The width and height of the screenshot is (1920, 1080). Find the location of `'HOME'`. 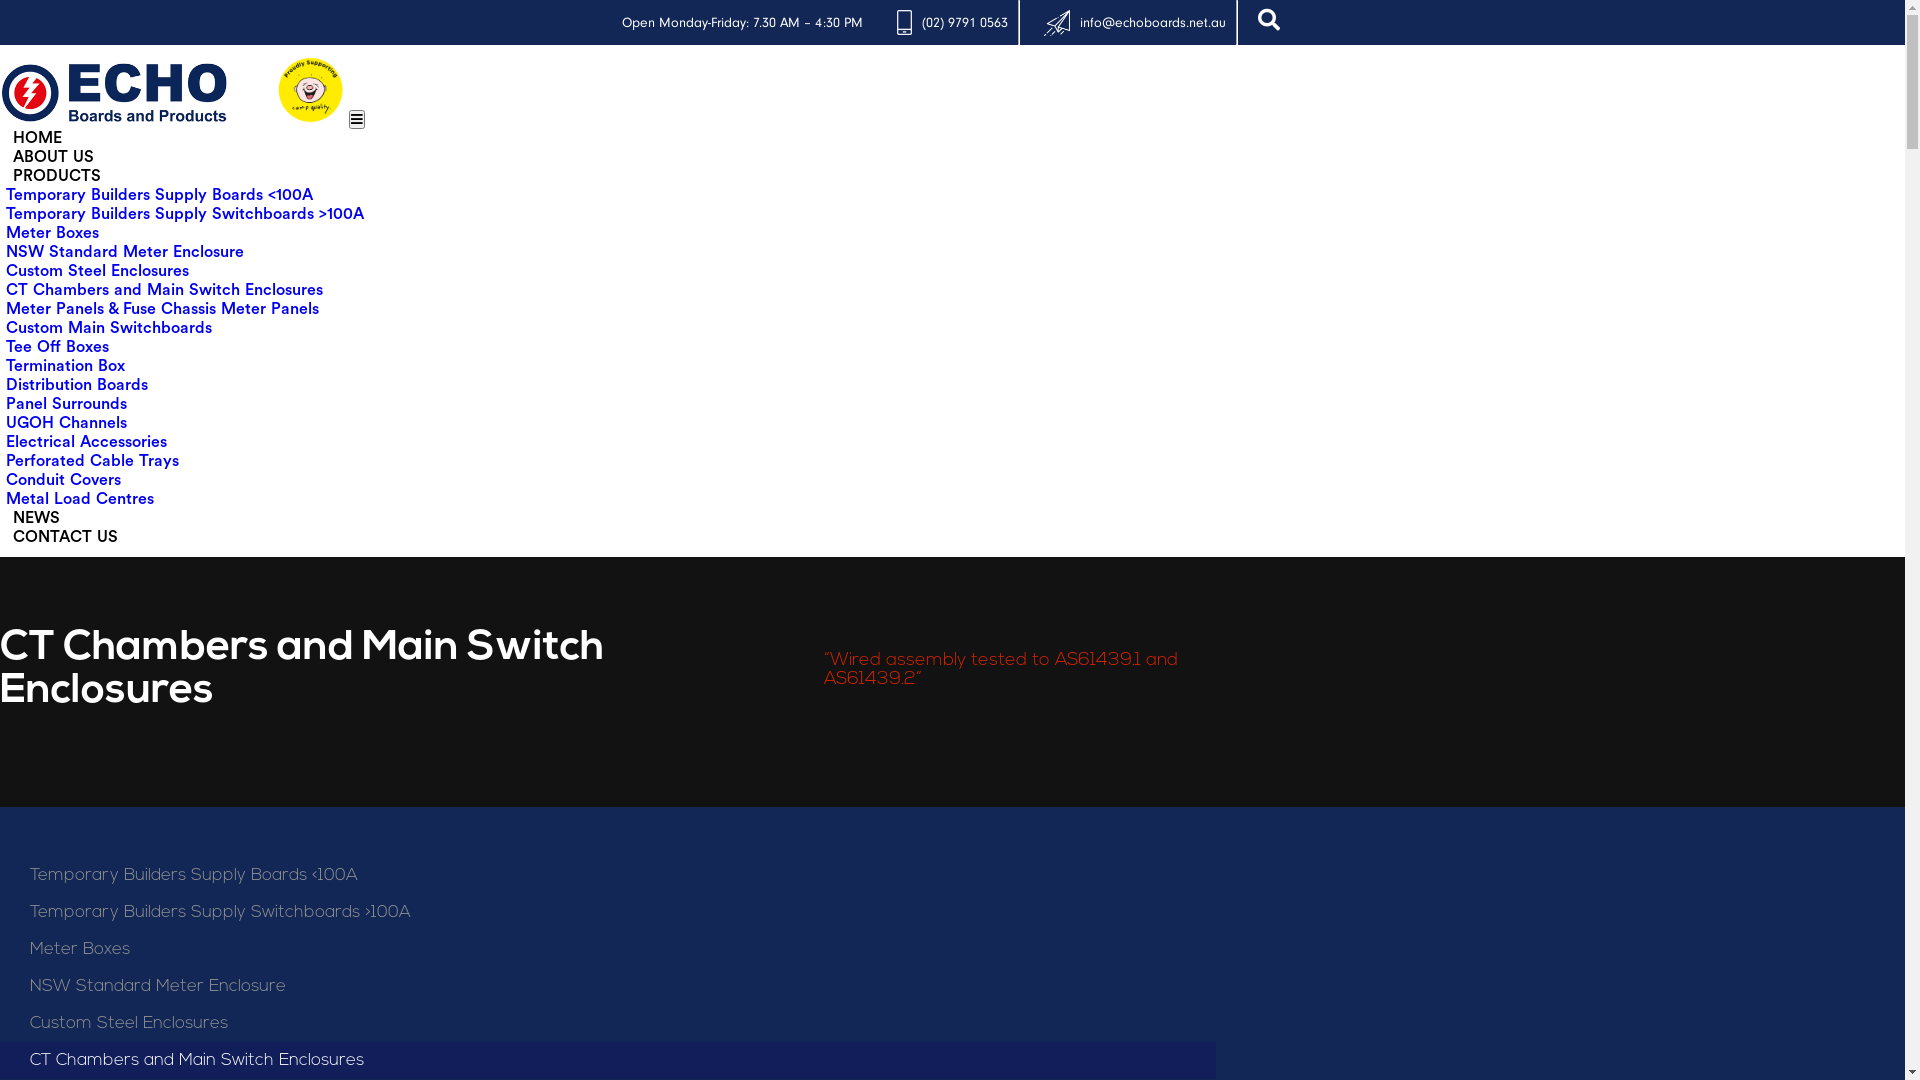

'HOME' is located at coordinates (5, 137).